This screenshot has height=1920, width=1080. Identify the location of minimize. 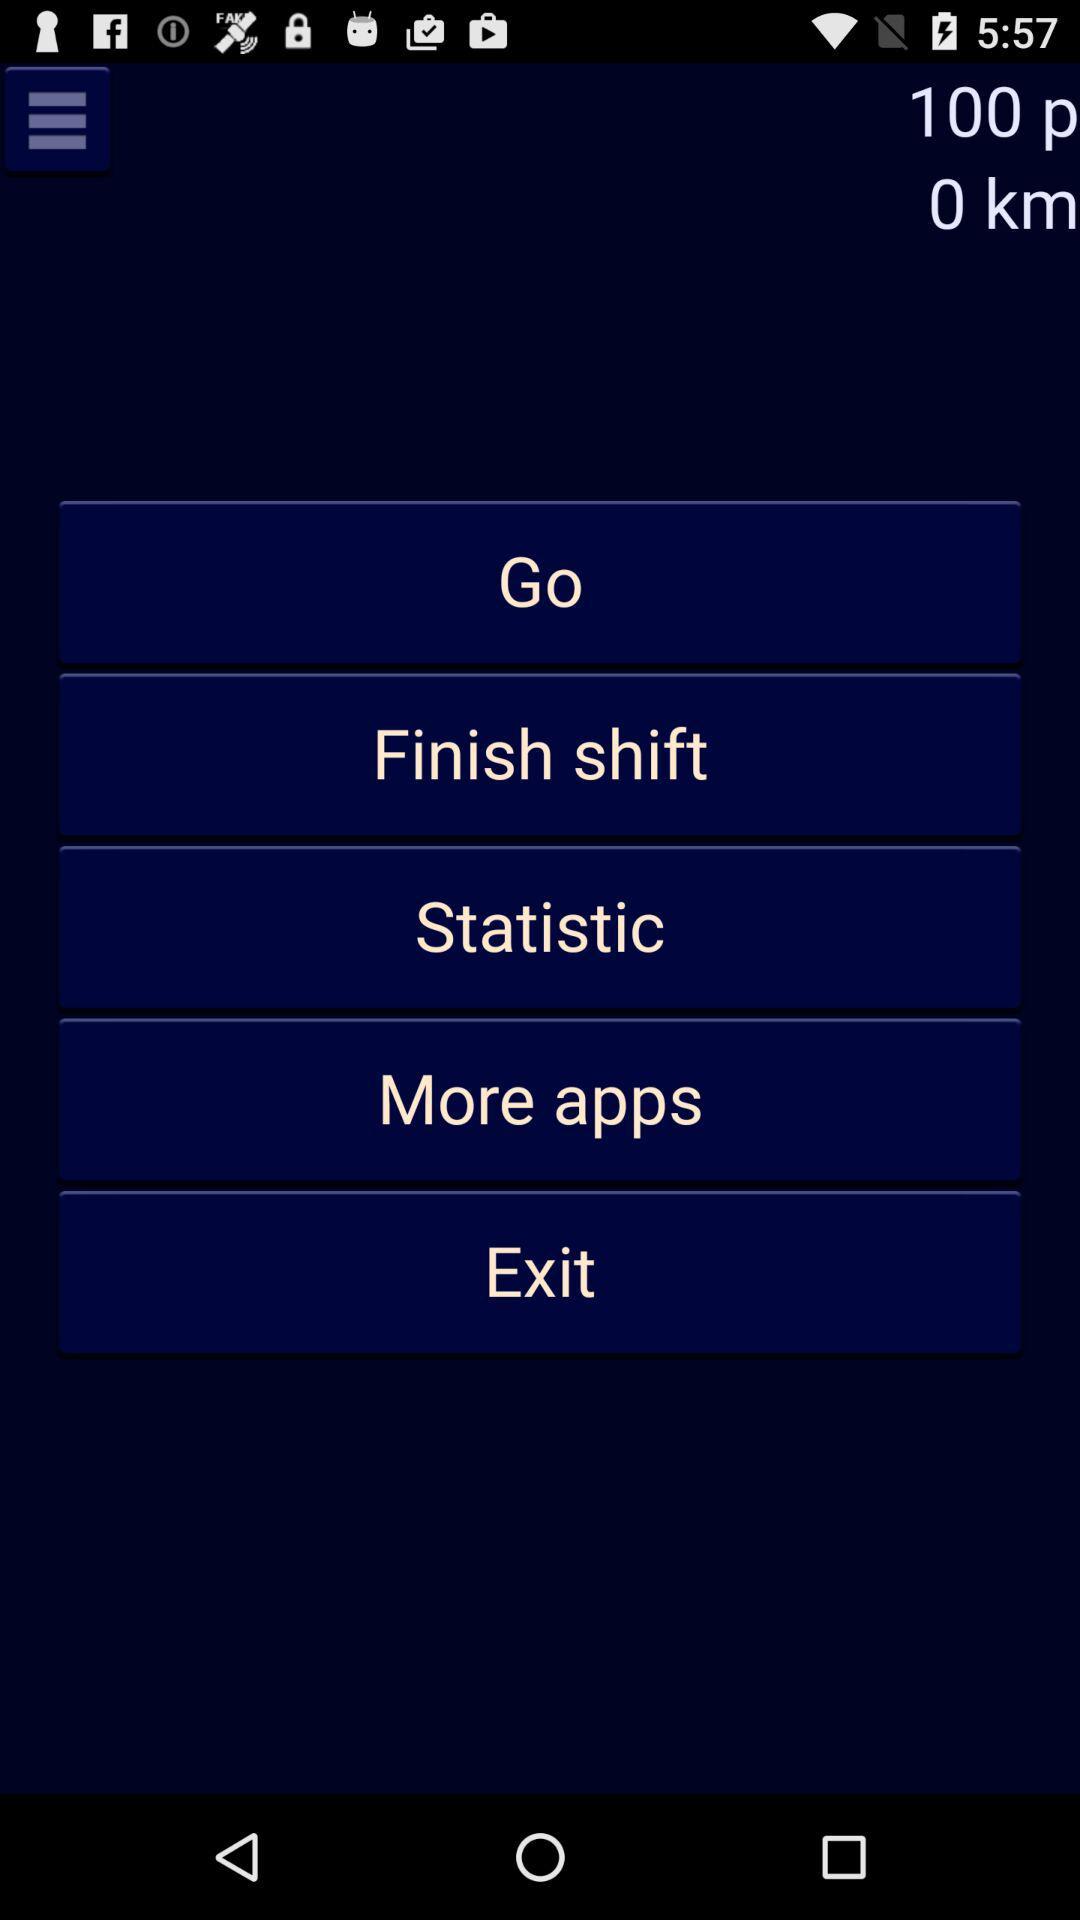
(56, 119).